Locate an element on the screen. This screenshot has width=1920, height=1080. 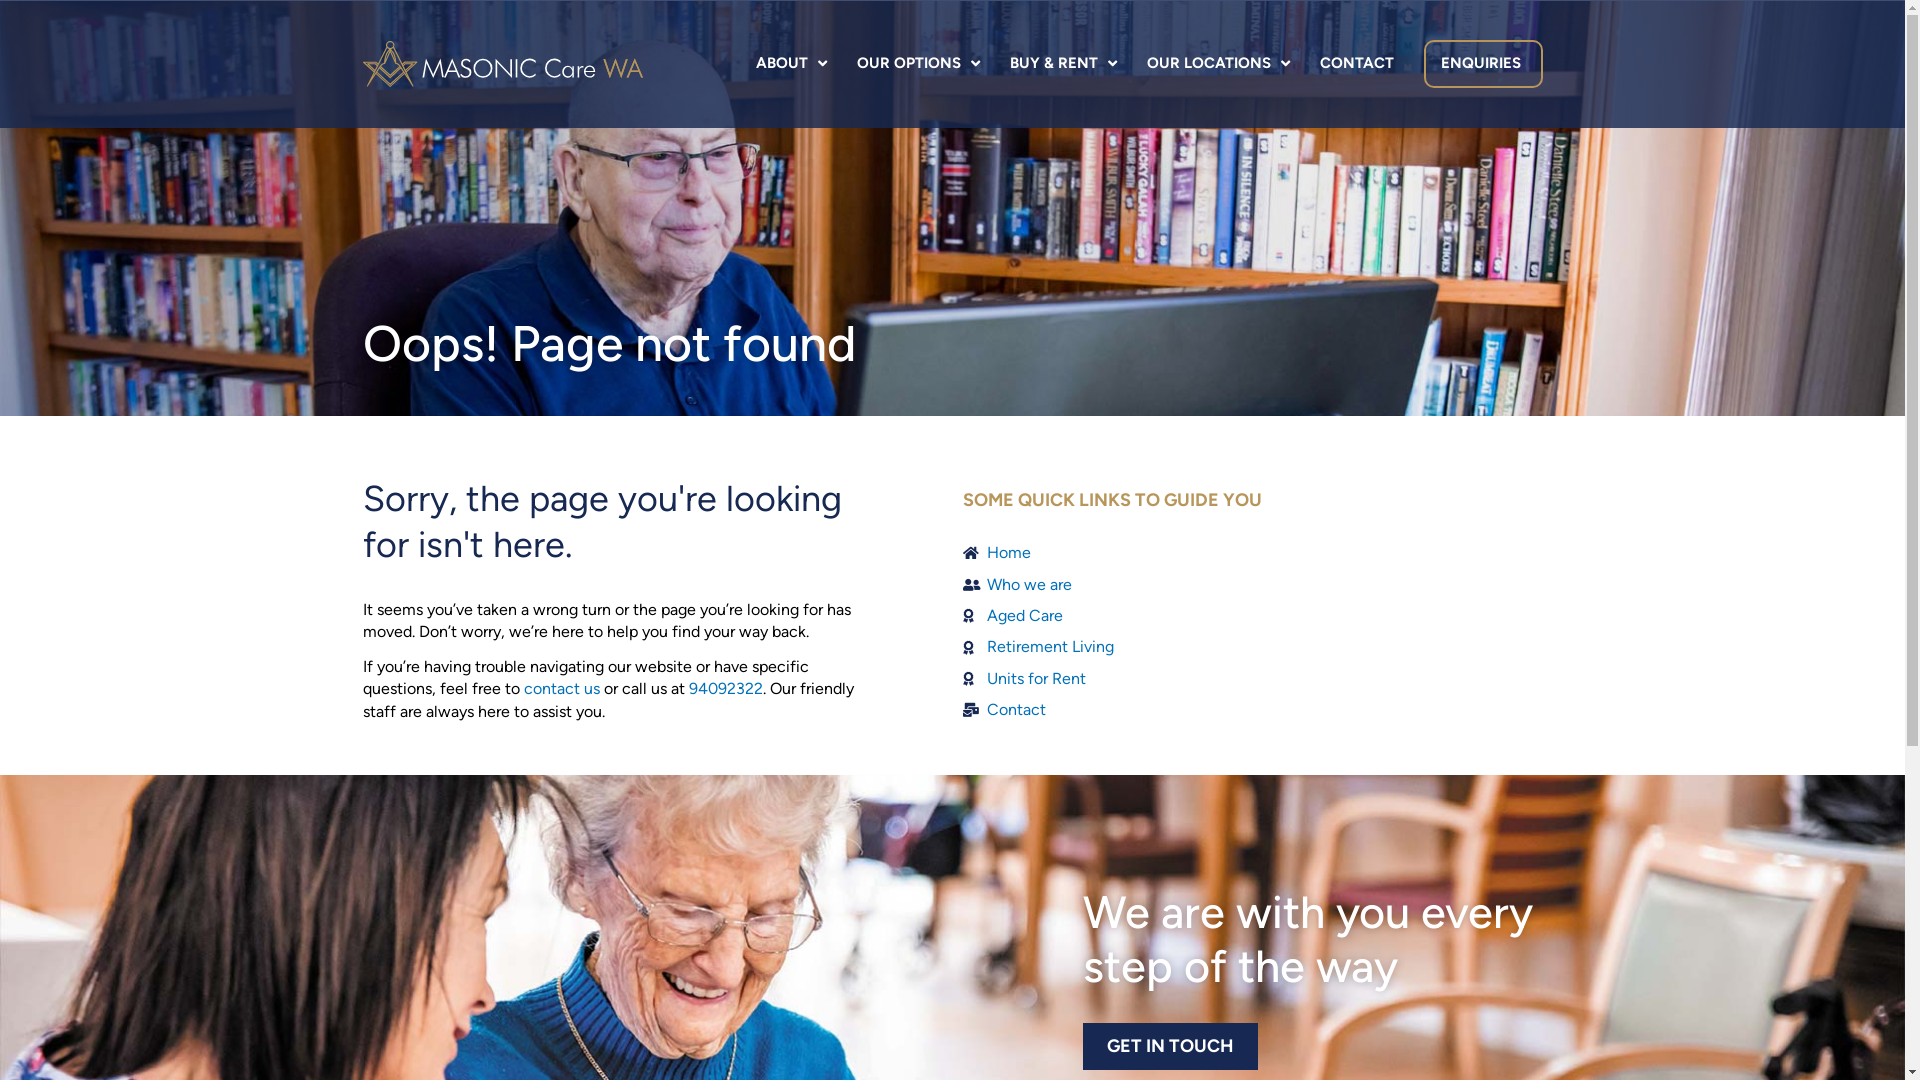
'OUR LOCATIONS' is located at coordinates (1217, 63).